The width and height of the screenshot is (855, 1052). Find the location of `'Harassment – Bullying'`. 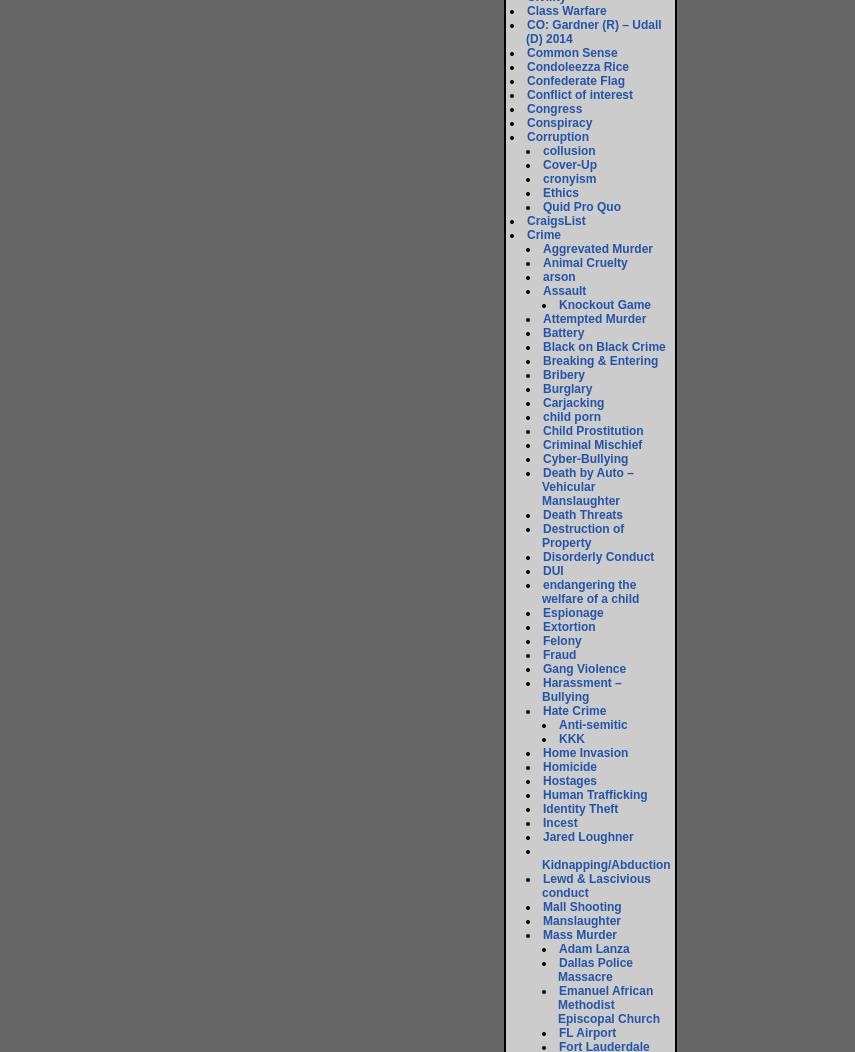

'Harassment – Bullying' is located at coordinates (541, 689).